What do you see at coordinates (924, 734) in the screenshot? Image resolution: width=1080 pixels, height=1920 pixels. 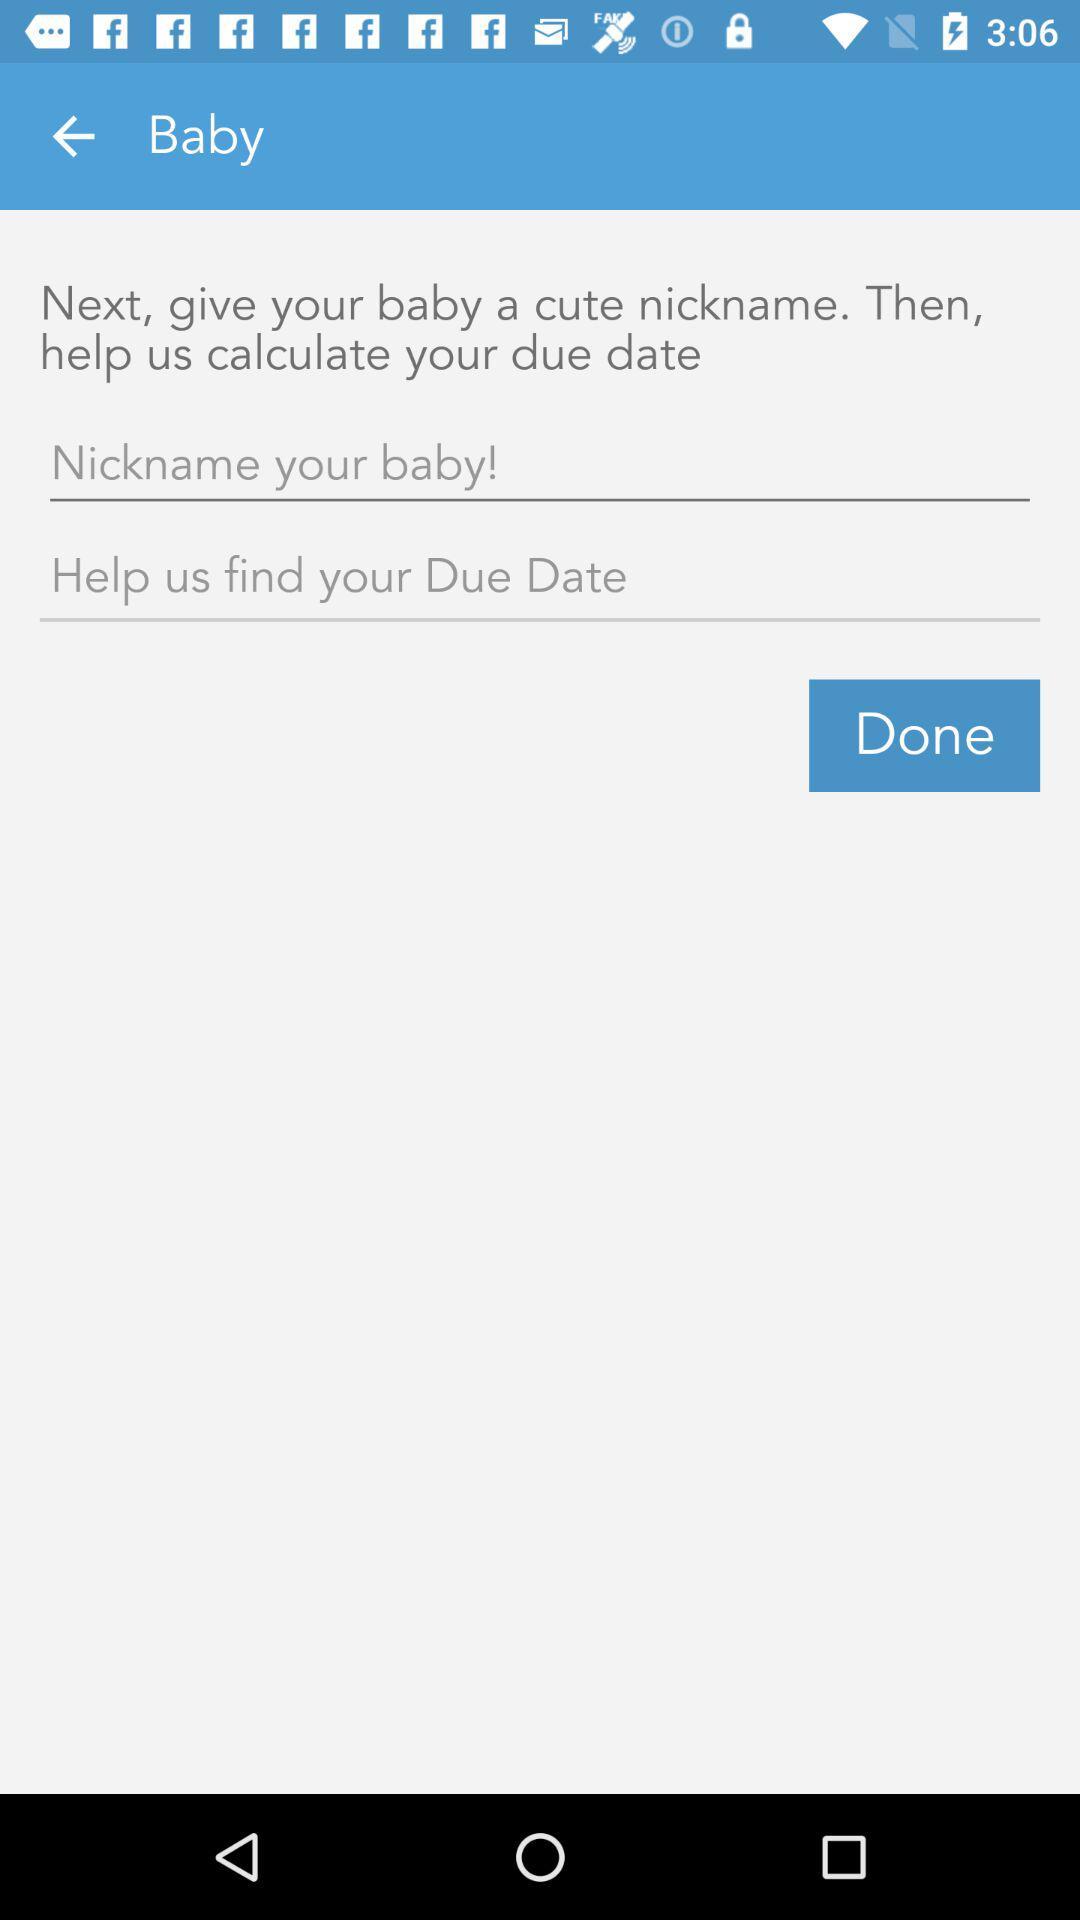 I see `the done icon` at bounding box center [924, 734].